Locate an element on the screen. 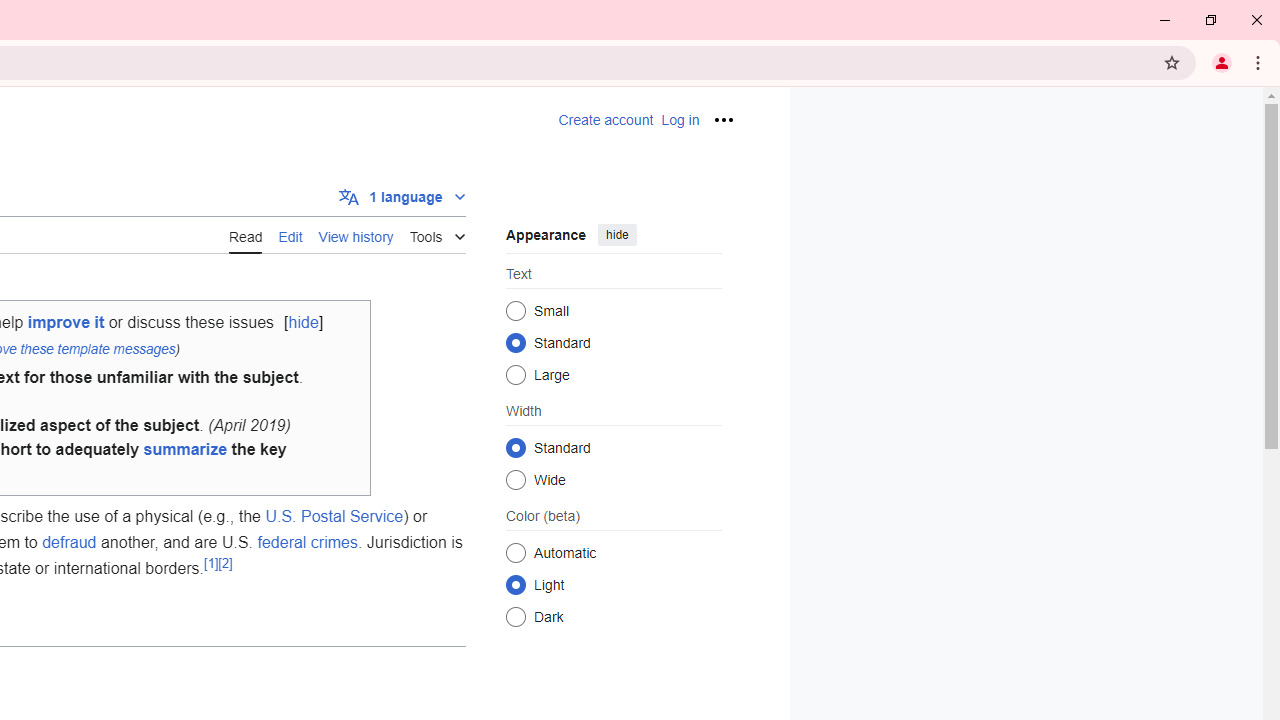 The image size is (1280, 720). '[1]' is located at coordinates (211, 563).